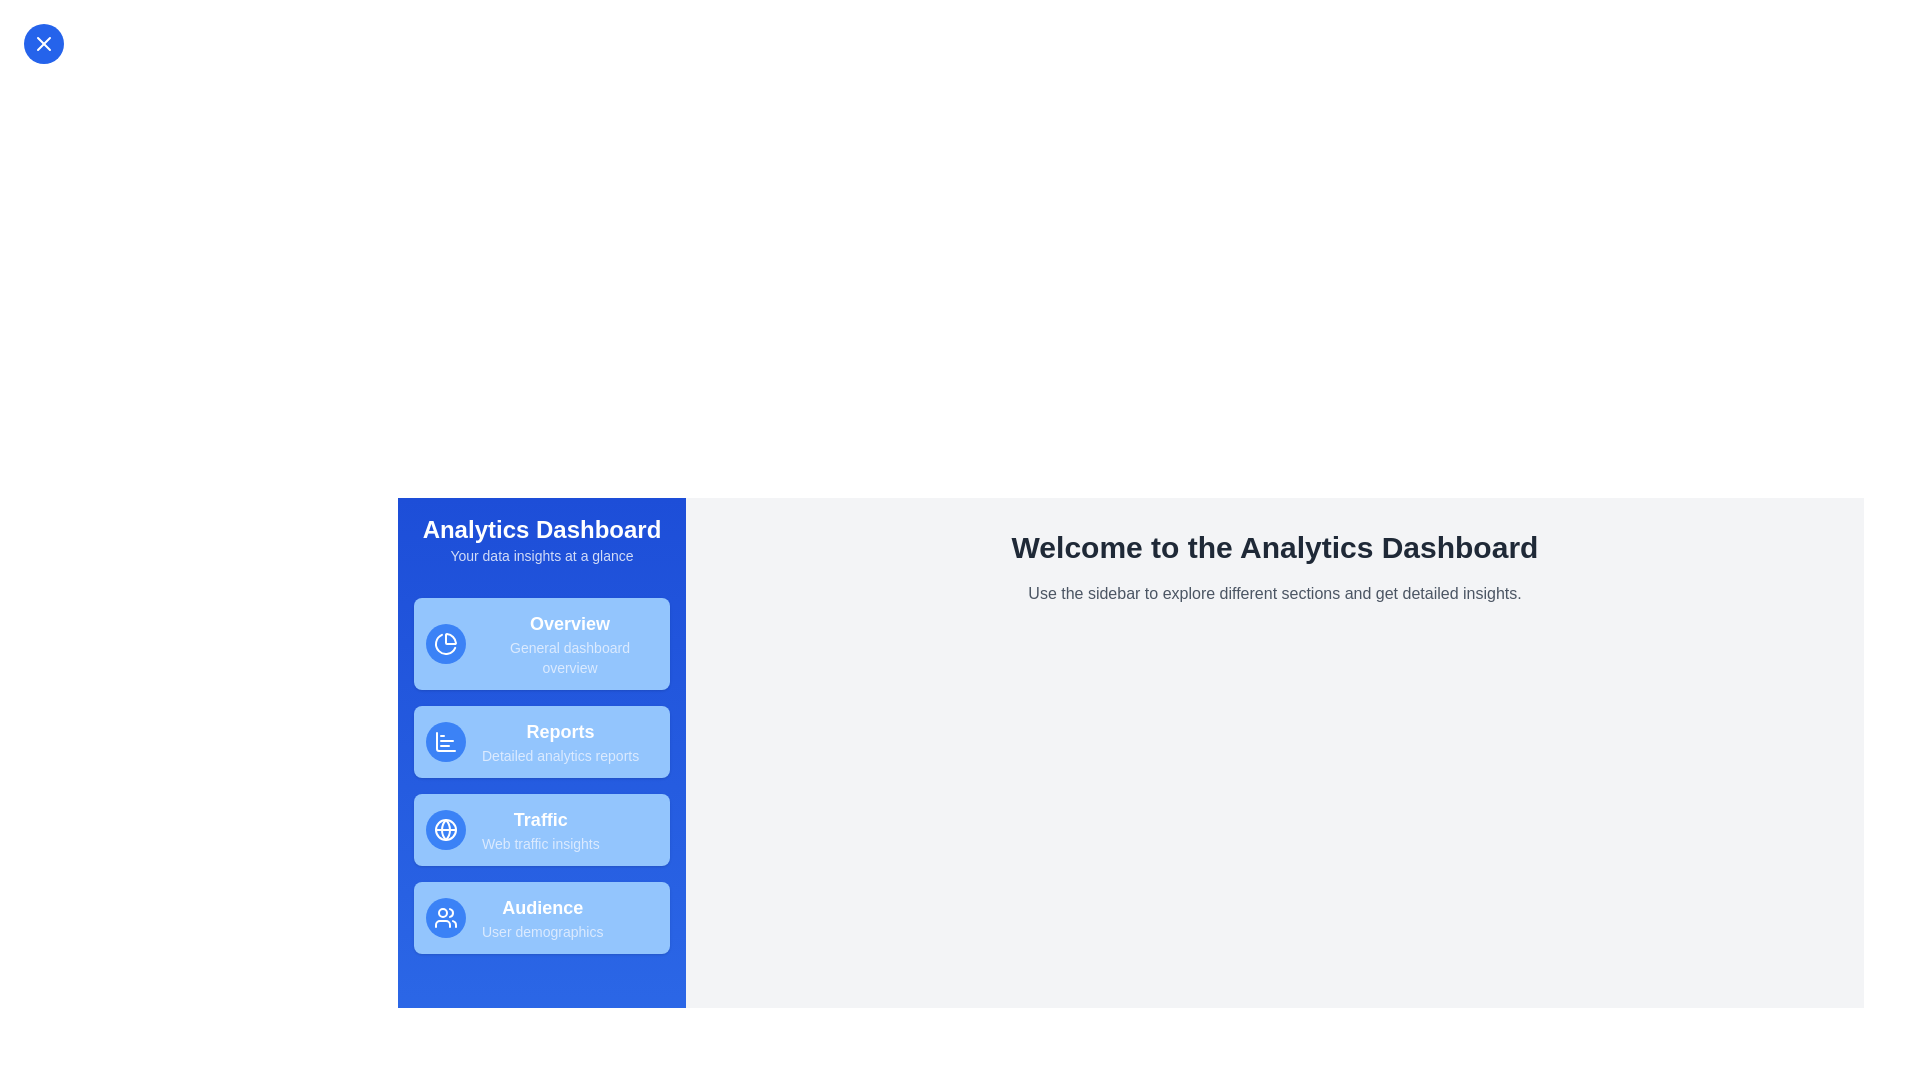 The height and width of the screenshot is (1080, 1920). Describe the element at coordinates (542, 829) in the screenshot. I see `the navigation item labeled Traffic` at that location.